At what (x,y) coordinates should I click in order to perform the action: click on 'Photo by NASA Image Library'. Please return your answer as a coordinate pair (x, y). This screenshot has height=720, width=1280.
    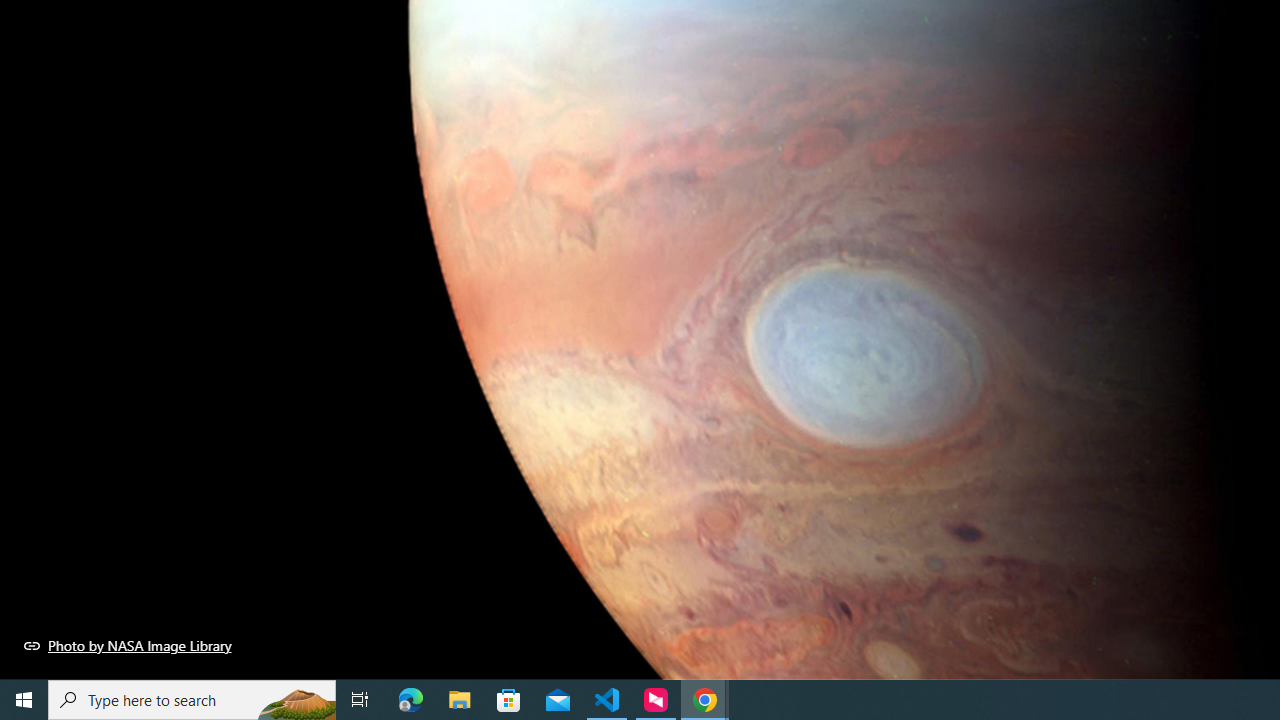
    Looking at the image, I should click on (127, 645).